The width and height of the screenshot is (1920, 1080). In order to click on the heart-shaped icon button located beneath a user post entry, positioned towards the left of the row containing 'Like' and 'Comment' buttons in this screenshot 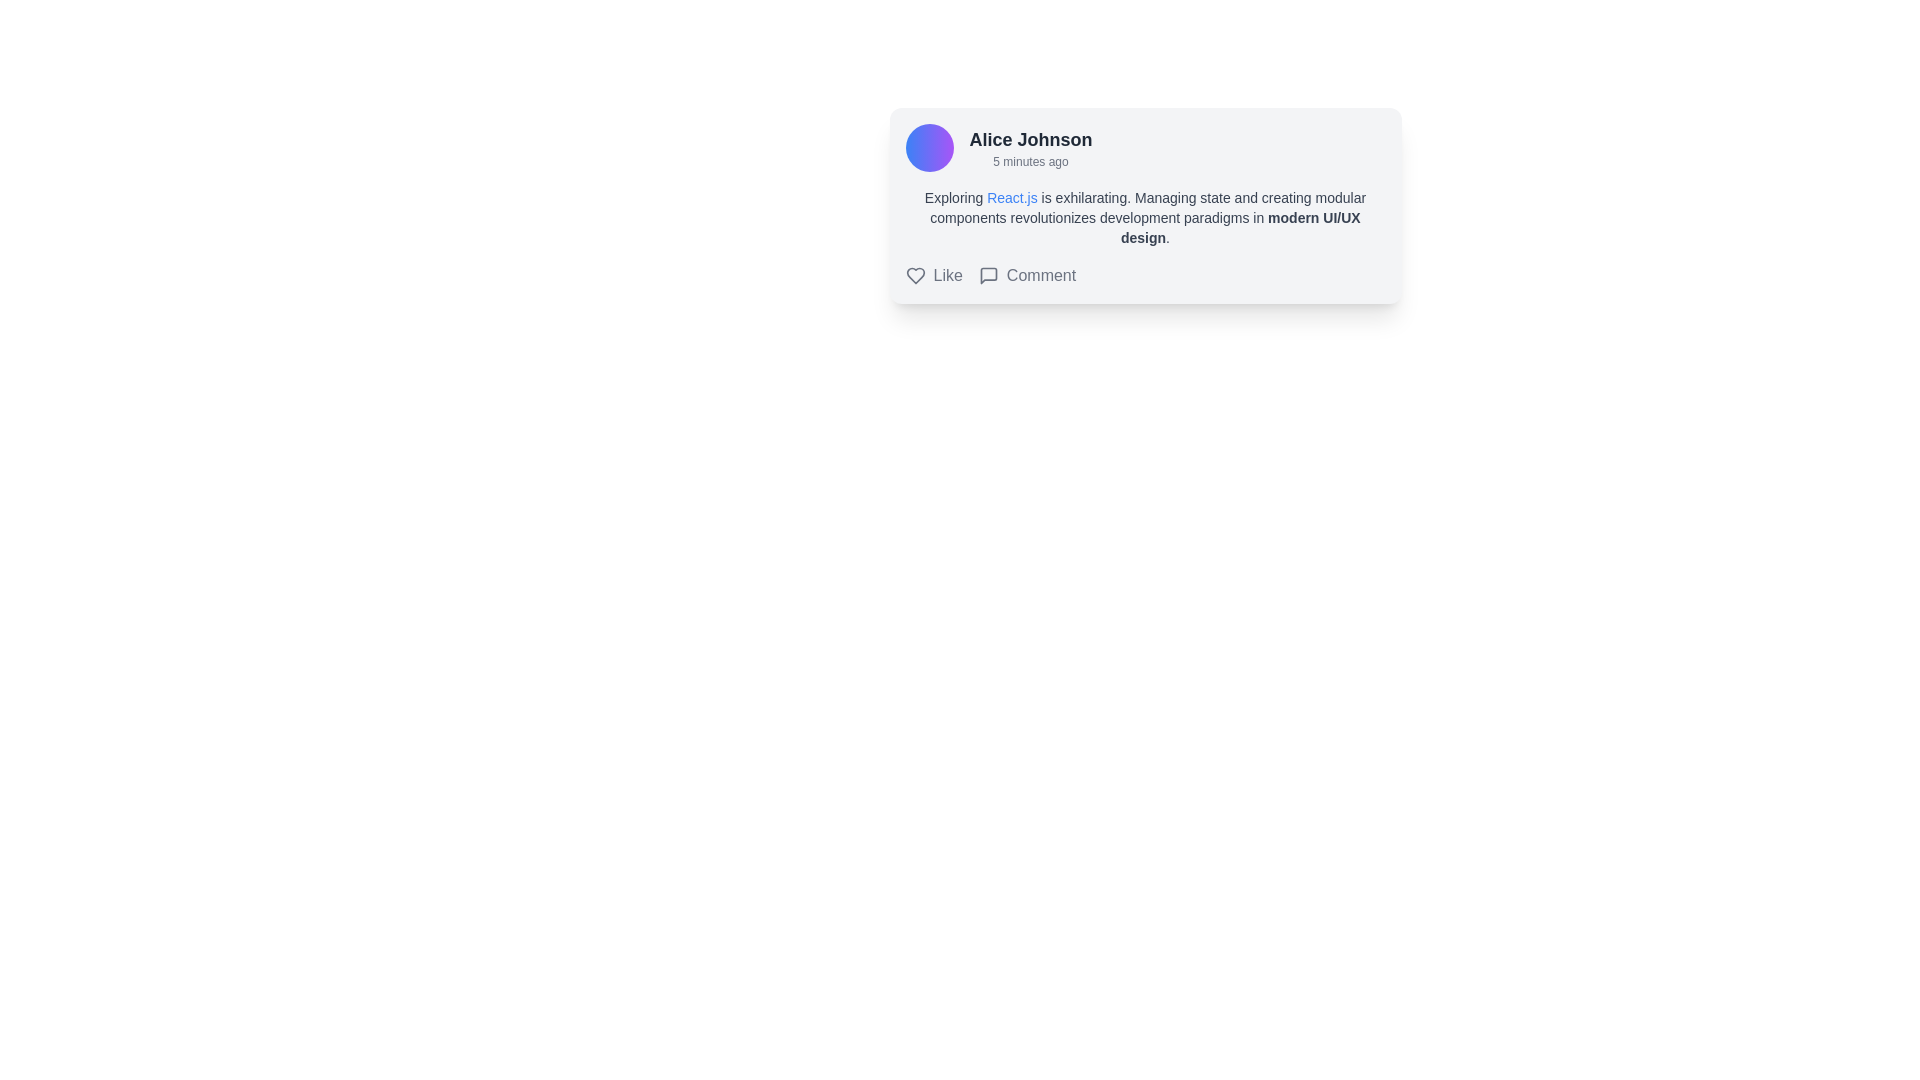, I will do `click(914, 276)`.